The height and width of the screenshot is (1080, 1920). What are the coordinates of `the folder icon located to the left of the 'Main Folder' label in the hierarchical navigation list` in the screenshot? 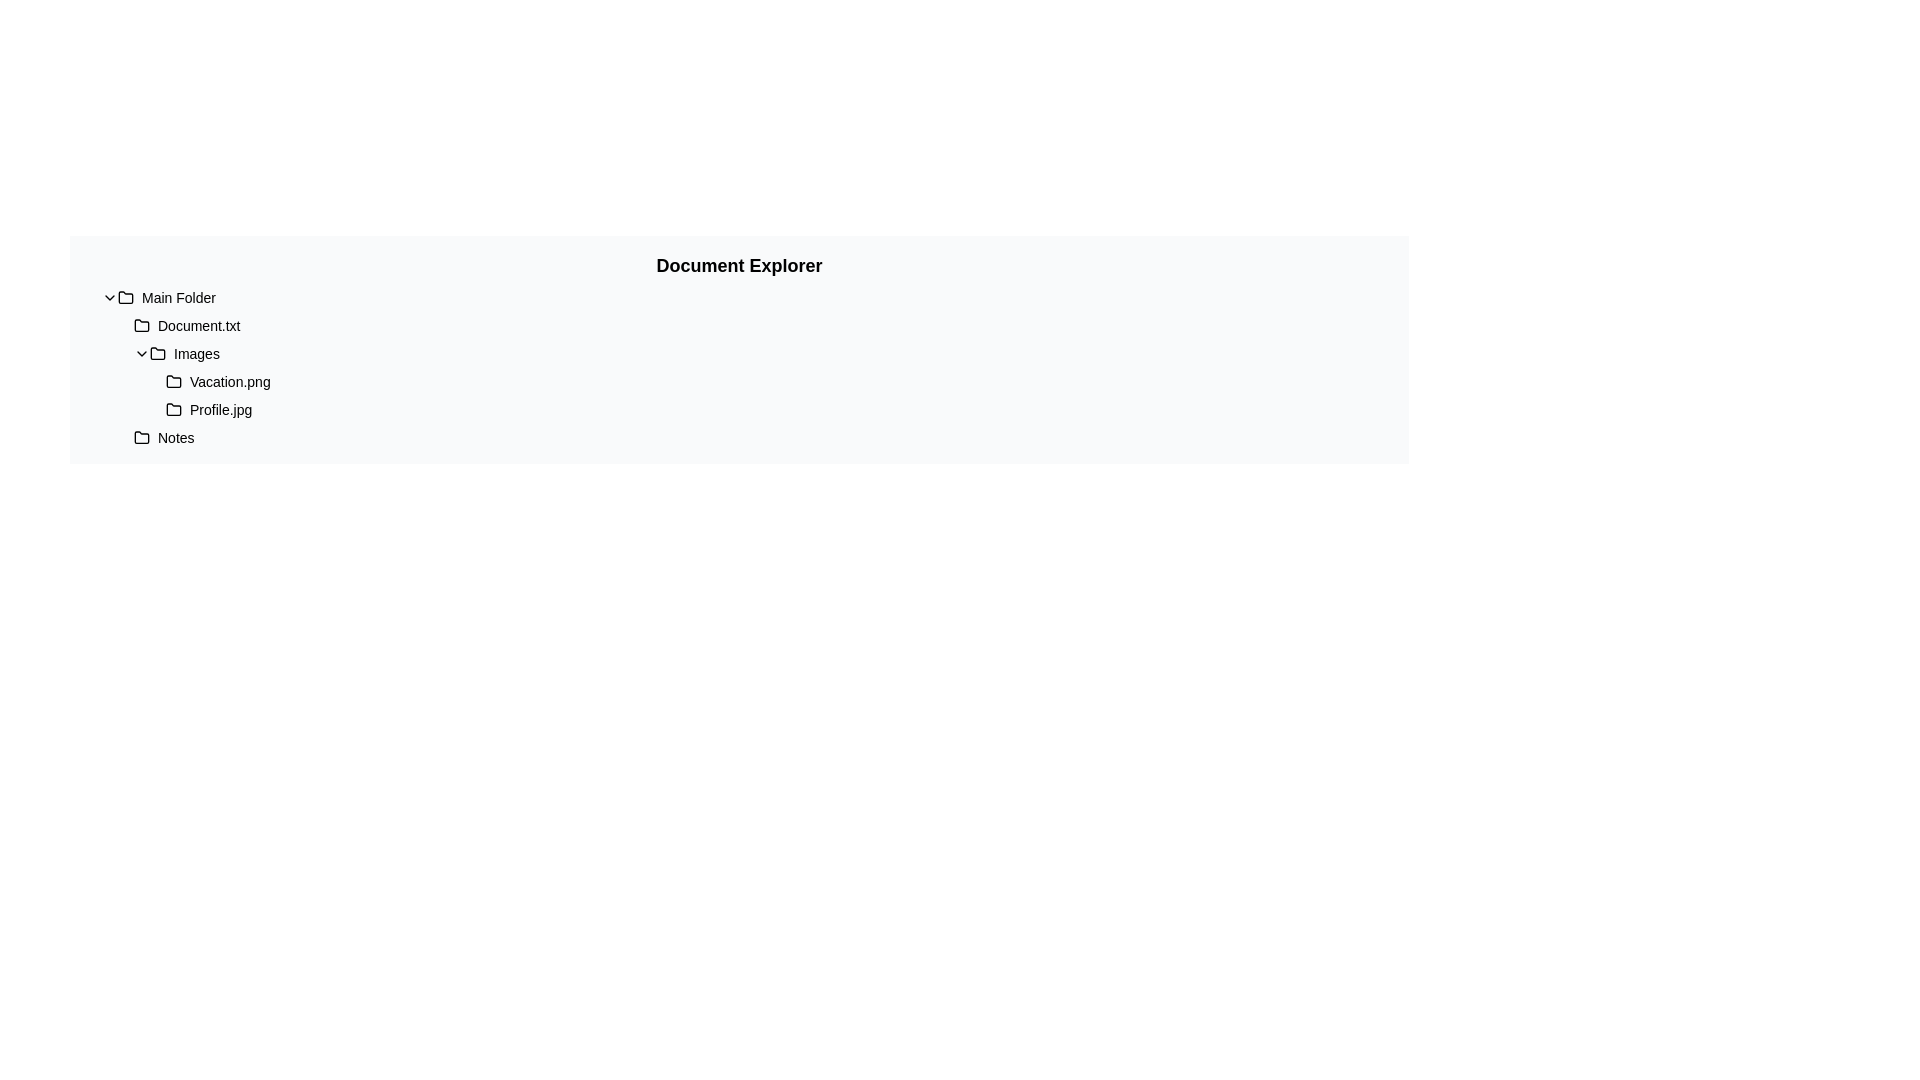 It's located at (124, 297).